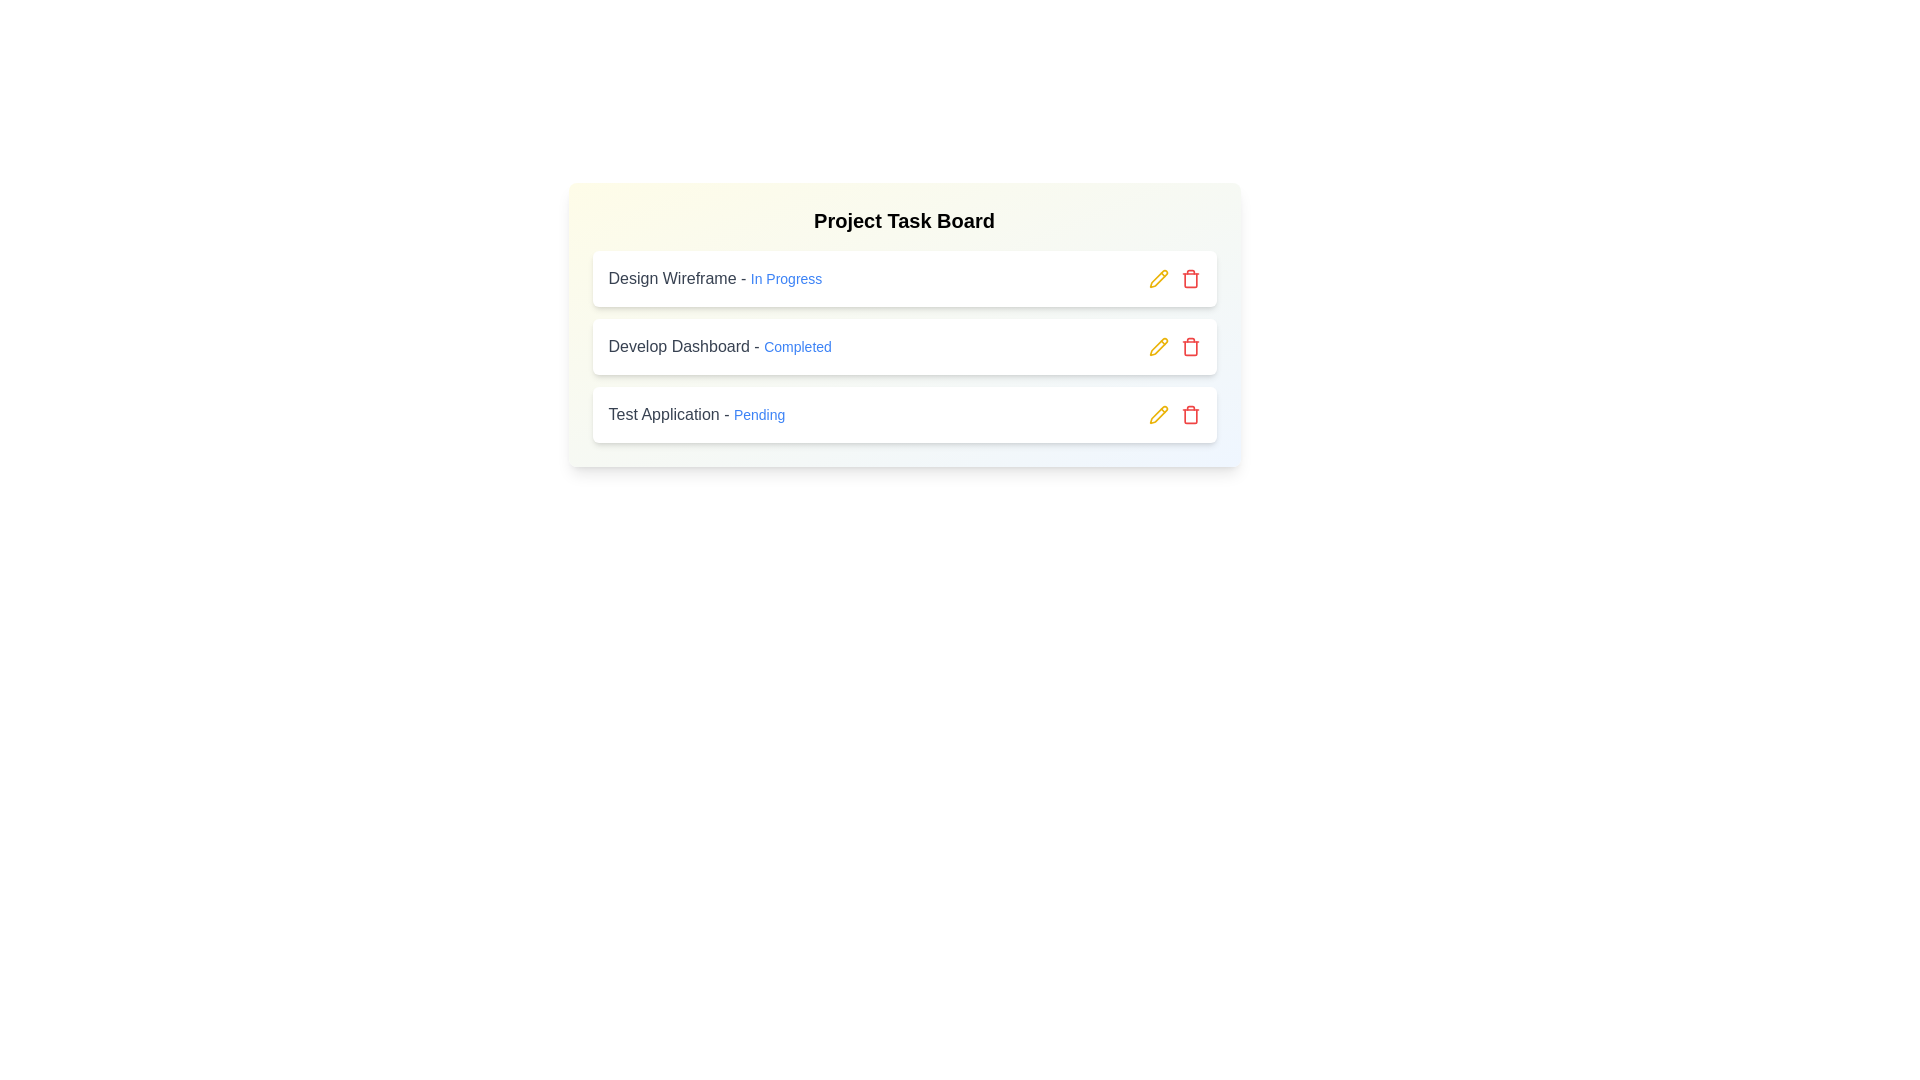 The height and width of the screenshot is (1080, 1920). What do you see at coordinates (796, 346) in the screenshot?
I see `the status label of the task Develop Dashboard to highlight it` at bounding box center [796, 346].